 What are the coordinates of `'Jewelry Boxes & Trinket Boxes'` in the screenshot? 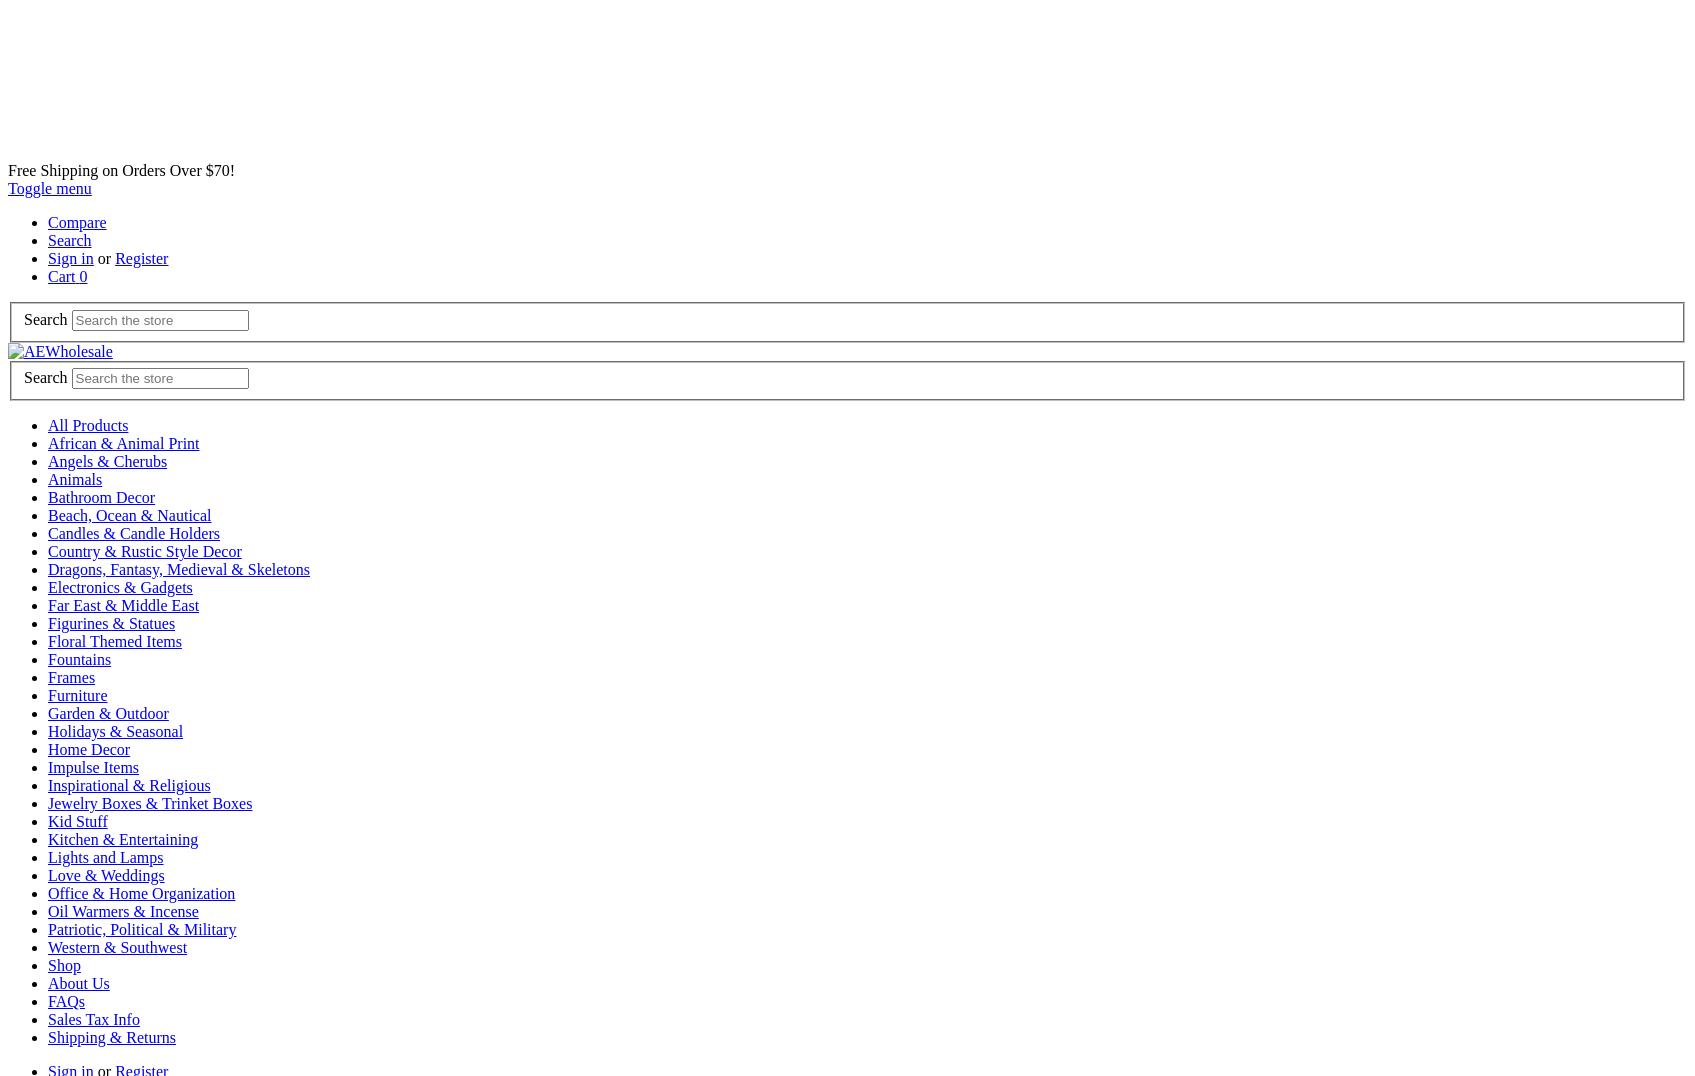 It's located at (150, 803).